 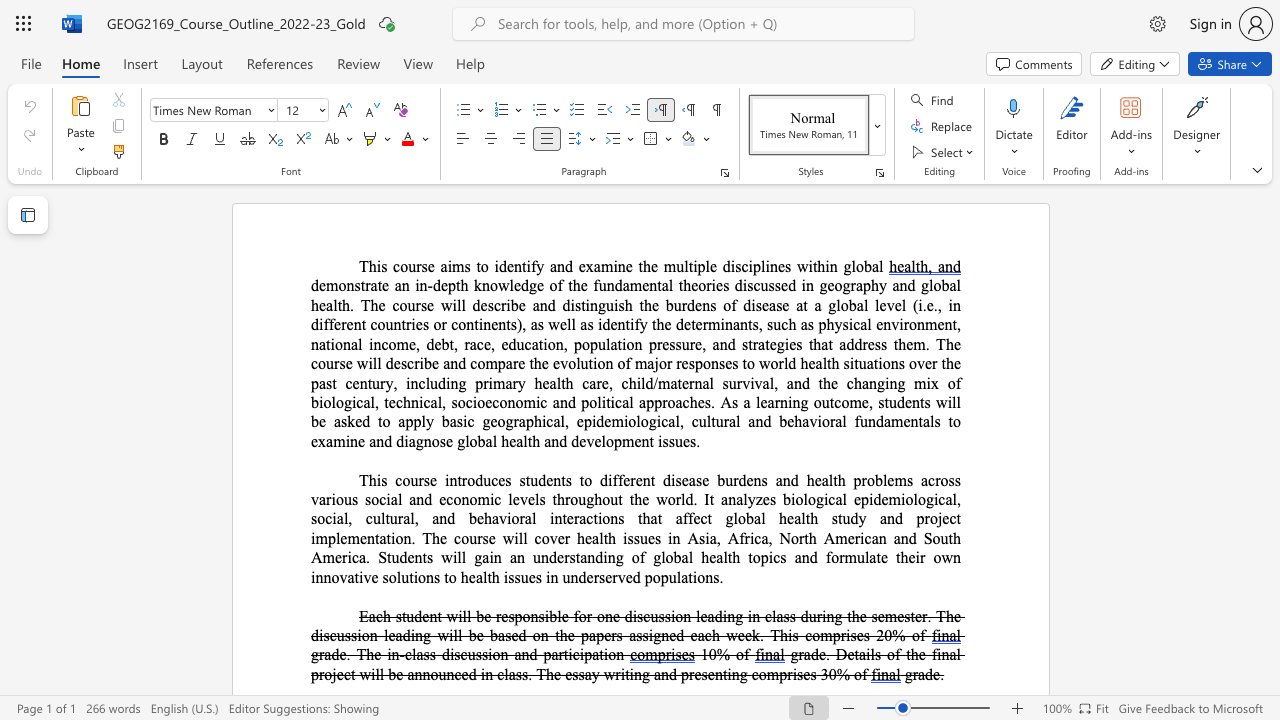 I want to click on the 6th character "e" in the text, so click(x=375, y=577).